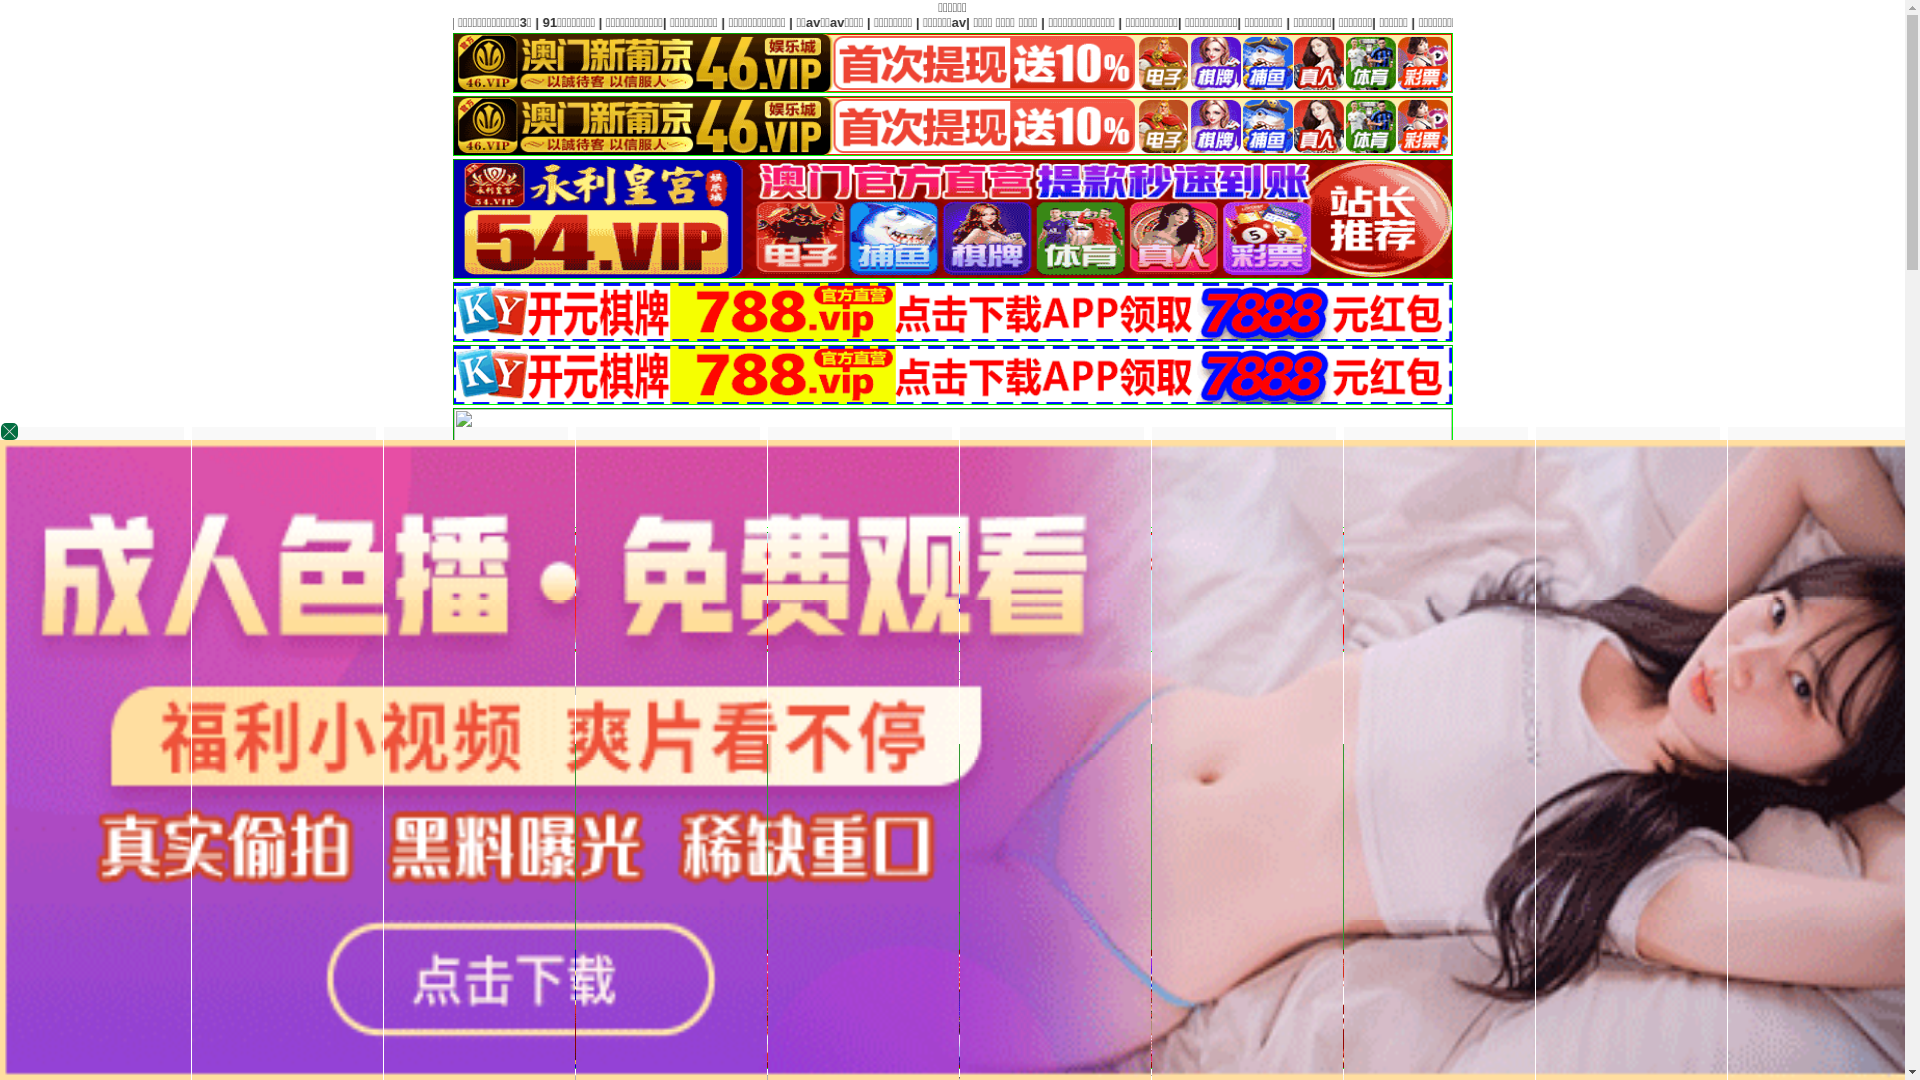  What do you see at coordinates (1808, 22) in the screenshot?
I see `'|'` at bounding box center [1808, 22].